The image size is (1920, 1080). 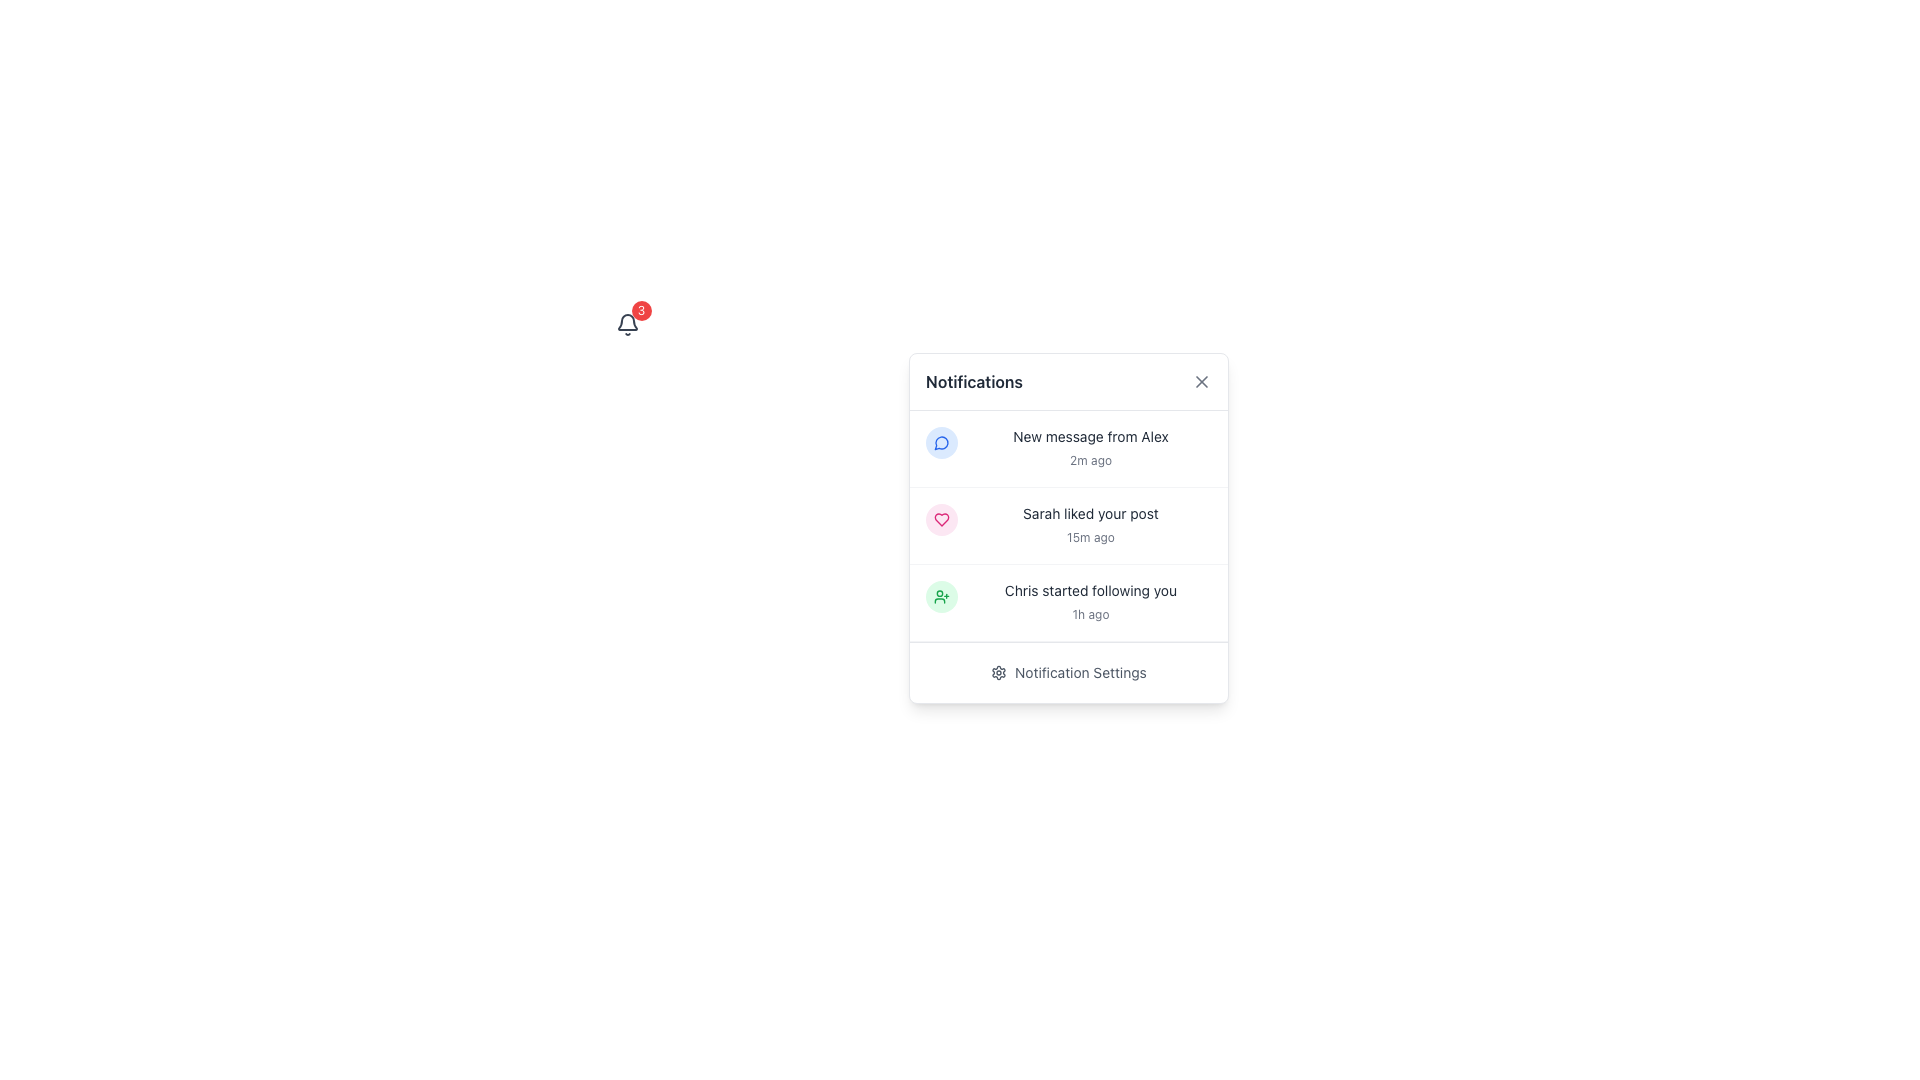 I want to click on the text label displaying 'New message from Alex', which is styled in a small font size with a dark gray color, indicating a notification at the top of a notification list, so click(x=1089, y=435).